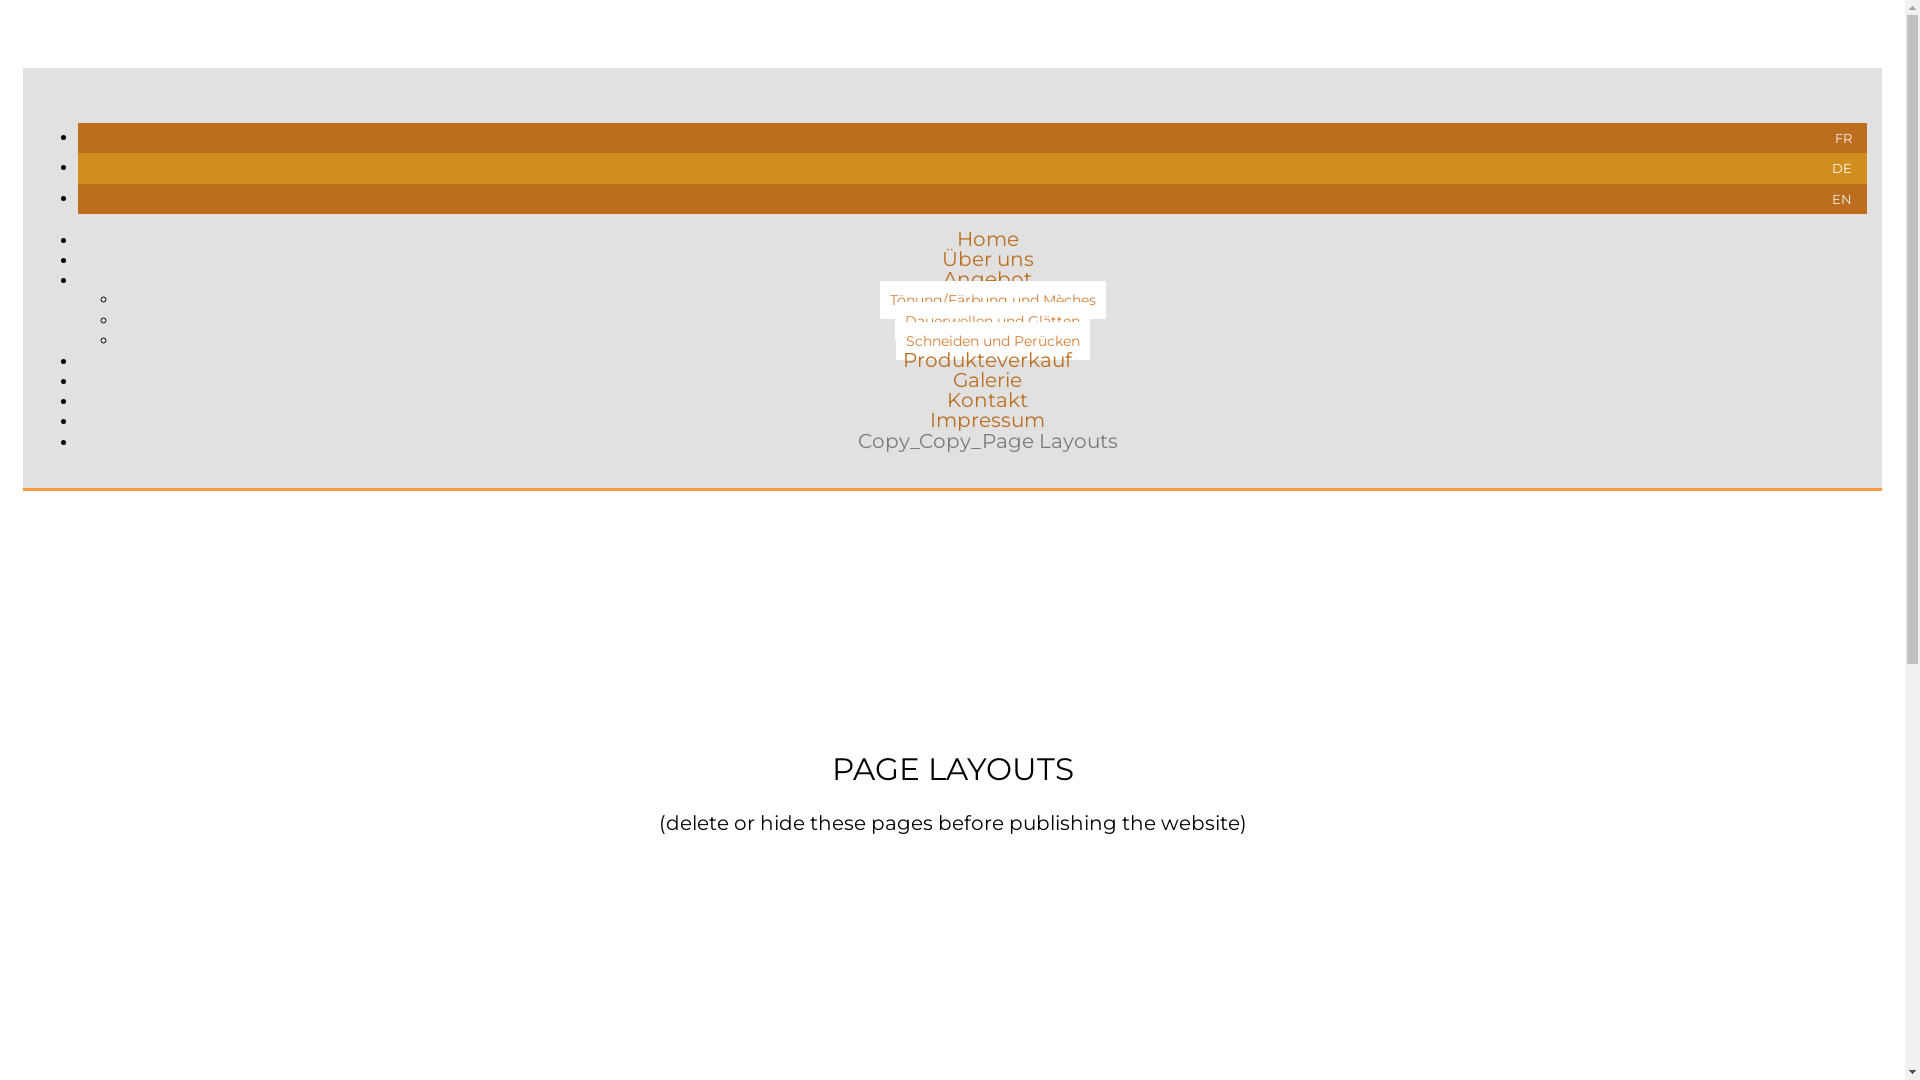 This screenshot has height=1080, width=1920. What do you see at coordinates (858, 439) in the screenshot?
I see `'Copy_Copy_Page Layouts'` at bounding box center [858, 439].